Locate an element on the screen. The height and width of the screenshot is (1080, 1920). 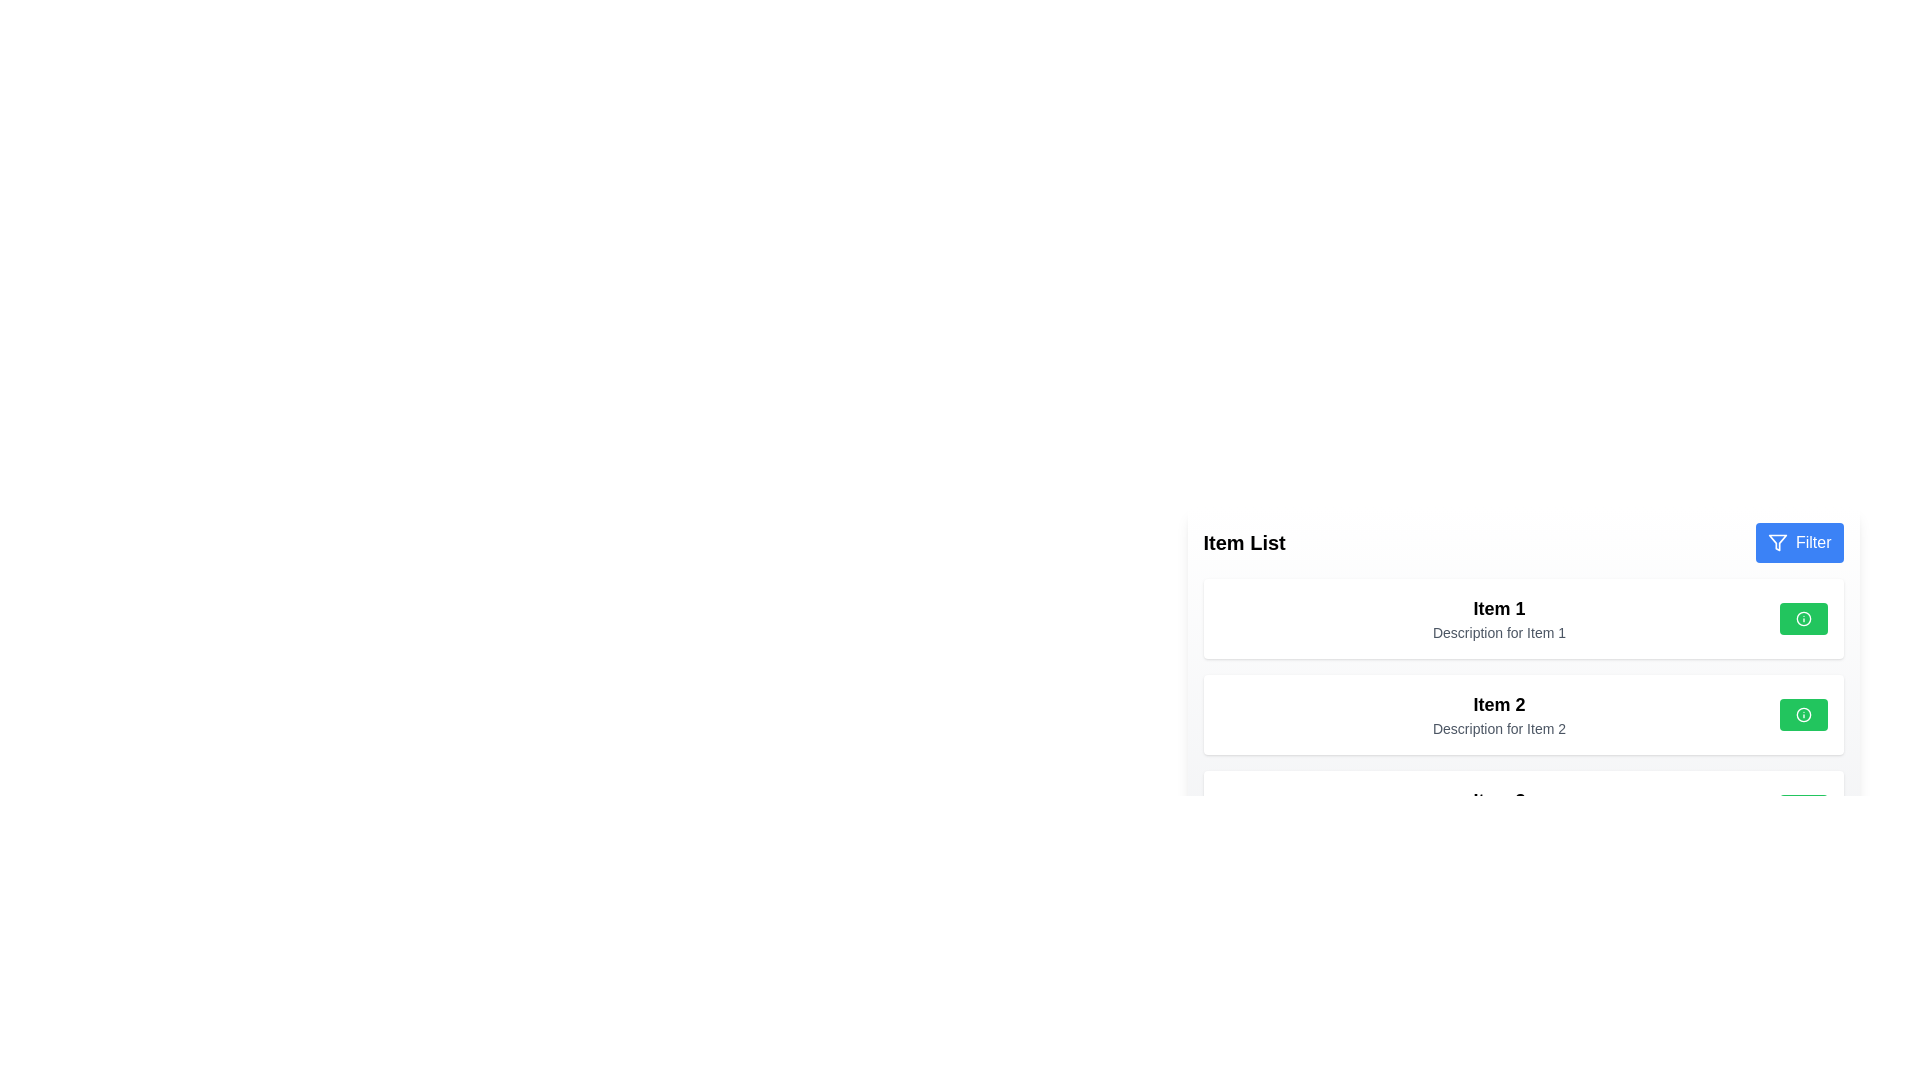
the Text Label that serves as the title or name of the first item in the displayed list, located at the top of the list above the 'Description for Item 1' text is located at coordinates (1499, 608).